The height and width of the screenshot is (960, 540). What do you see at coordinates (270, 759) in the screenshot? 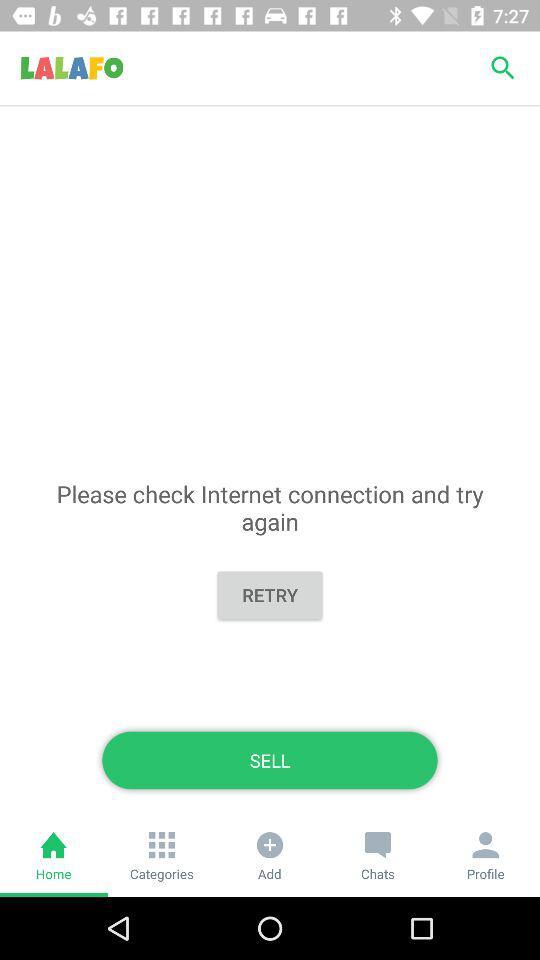
I see `sell icon` at bounding box center [270, 759].